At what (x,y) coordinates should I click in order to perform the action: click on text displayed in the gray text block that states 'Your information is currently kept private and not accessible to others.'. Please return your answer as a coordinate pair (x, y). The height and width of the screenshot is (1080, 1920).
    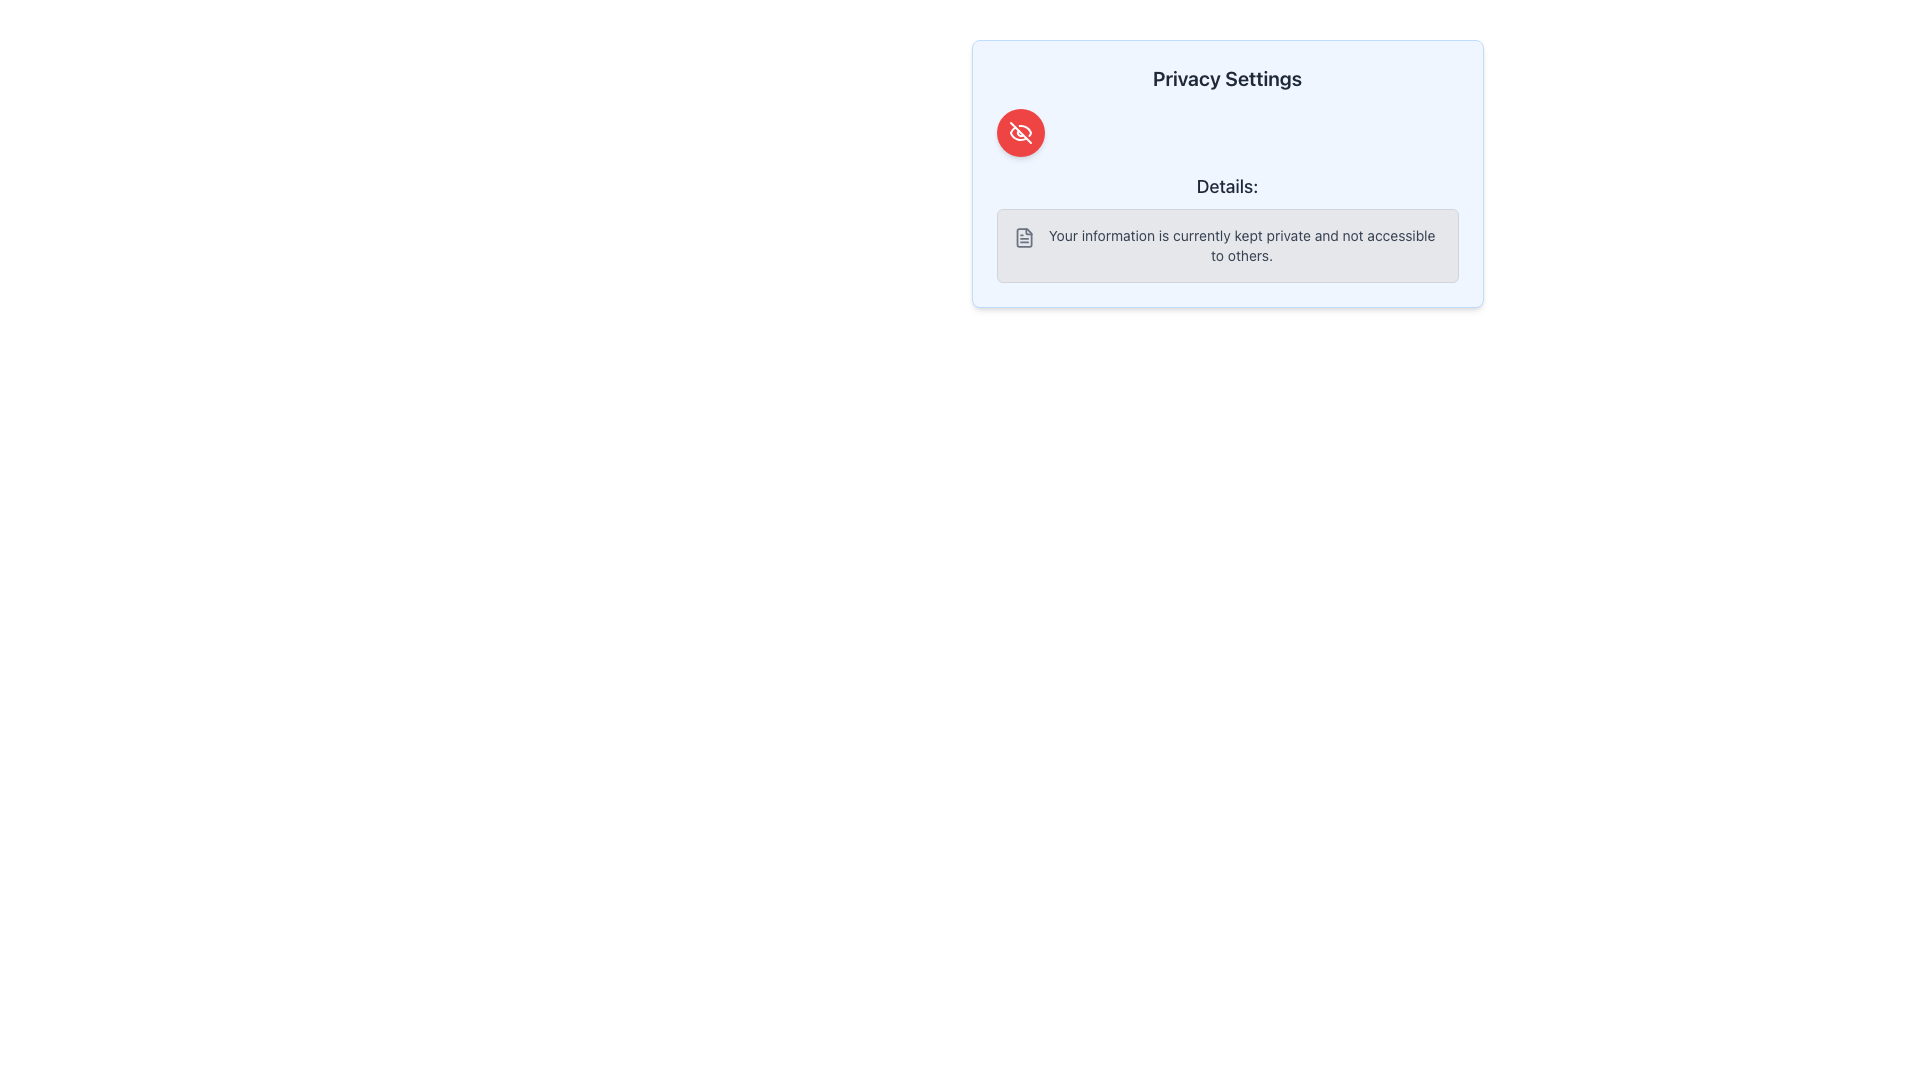
    Looking at the image, I should click on (1241, 245).